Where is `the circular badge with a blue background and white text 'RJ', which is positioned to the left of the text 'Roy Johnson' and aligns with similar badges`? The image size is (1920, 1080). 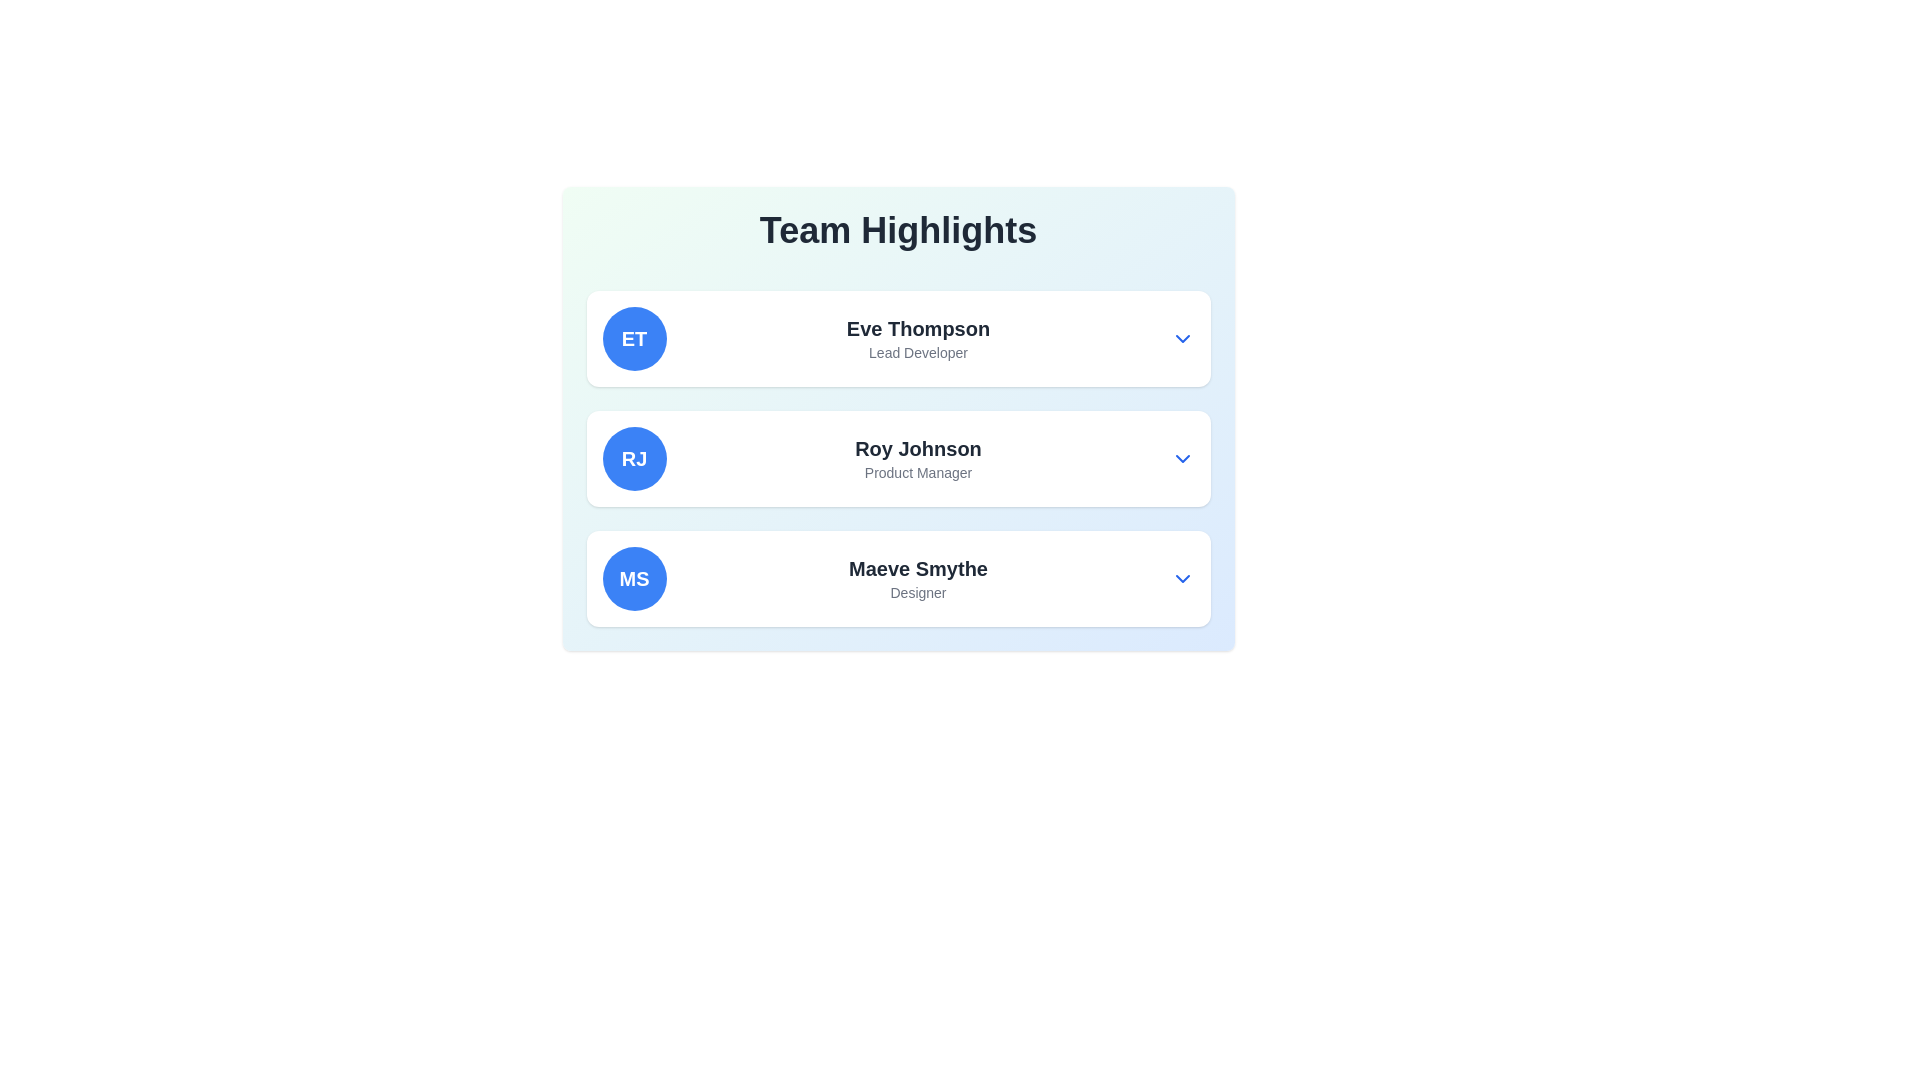
the circular badge with a blue background and white text 'RJ', which is positioned to the left of the text 'Roy Johnson' and aligns with similar badges is located at coordinates (633, 459).